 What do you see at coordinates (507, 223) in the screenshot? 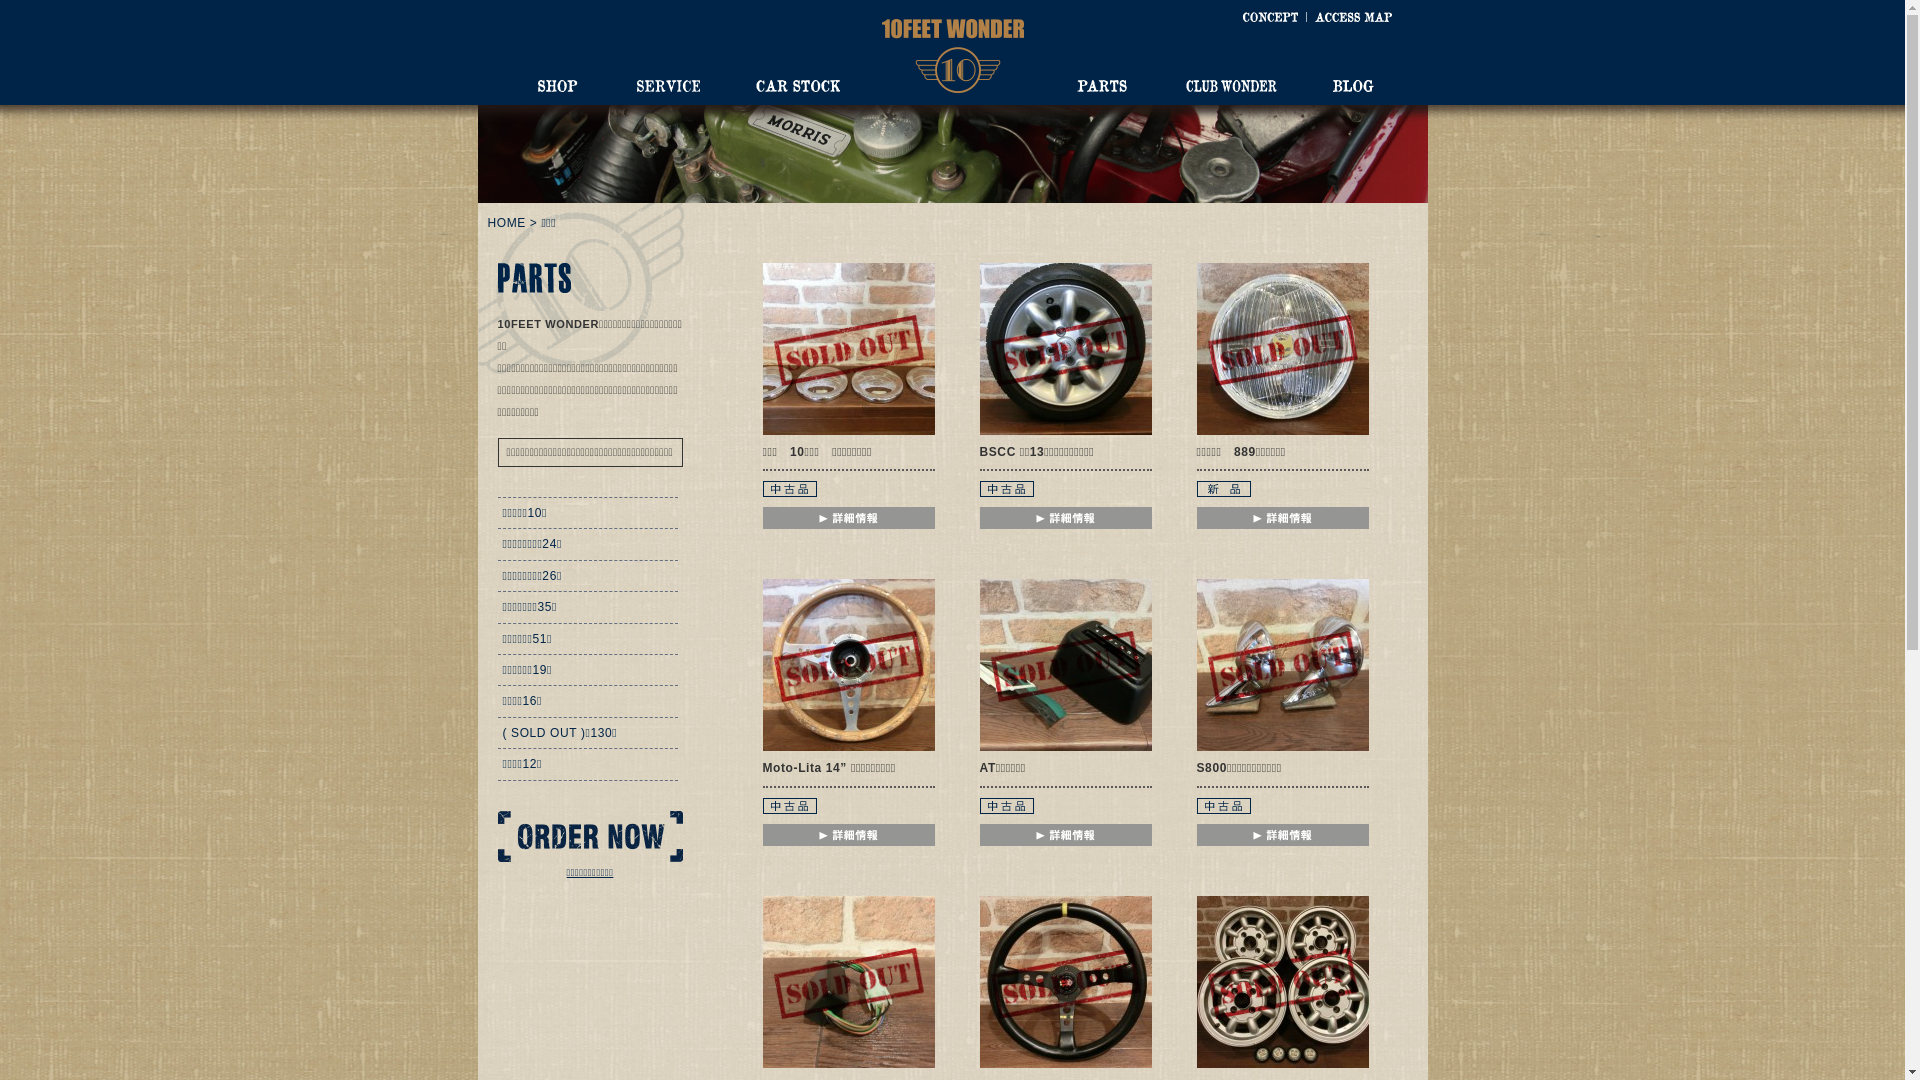
I see `'HOME'` at bounding box center [507, 223].